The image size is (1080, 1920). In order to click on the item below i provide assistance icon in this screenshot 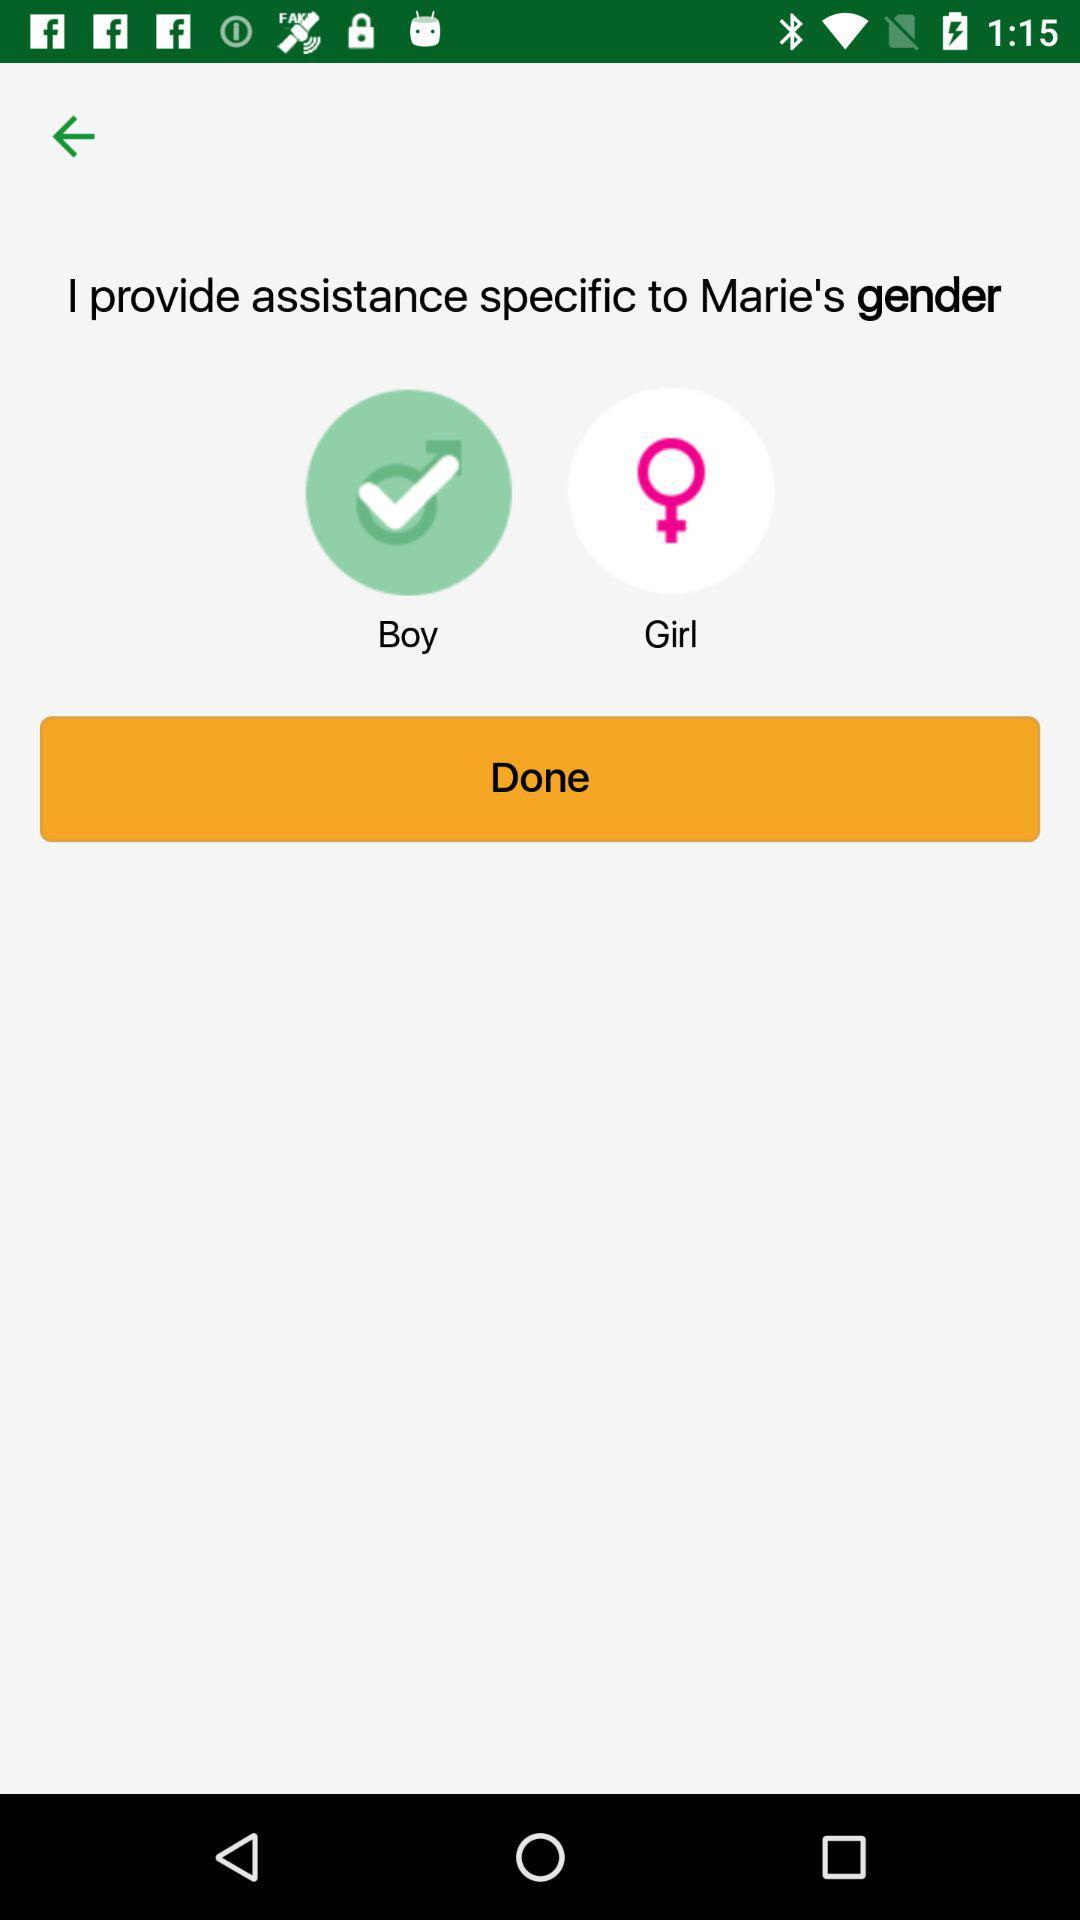, I will do `click(671, 490)`.